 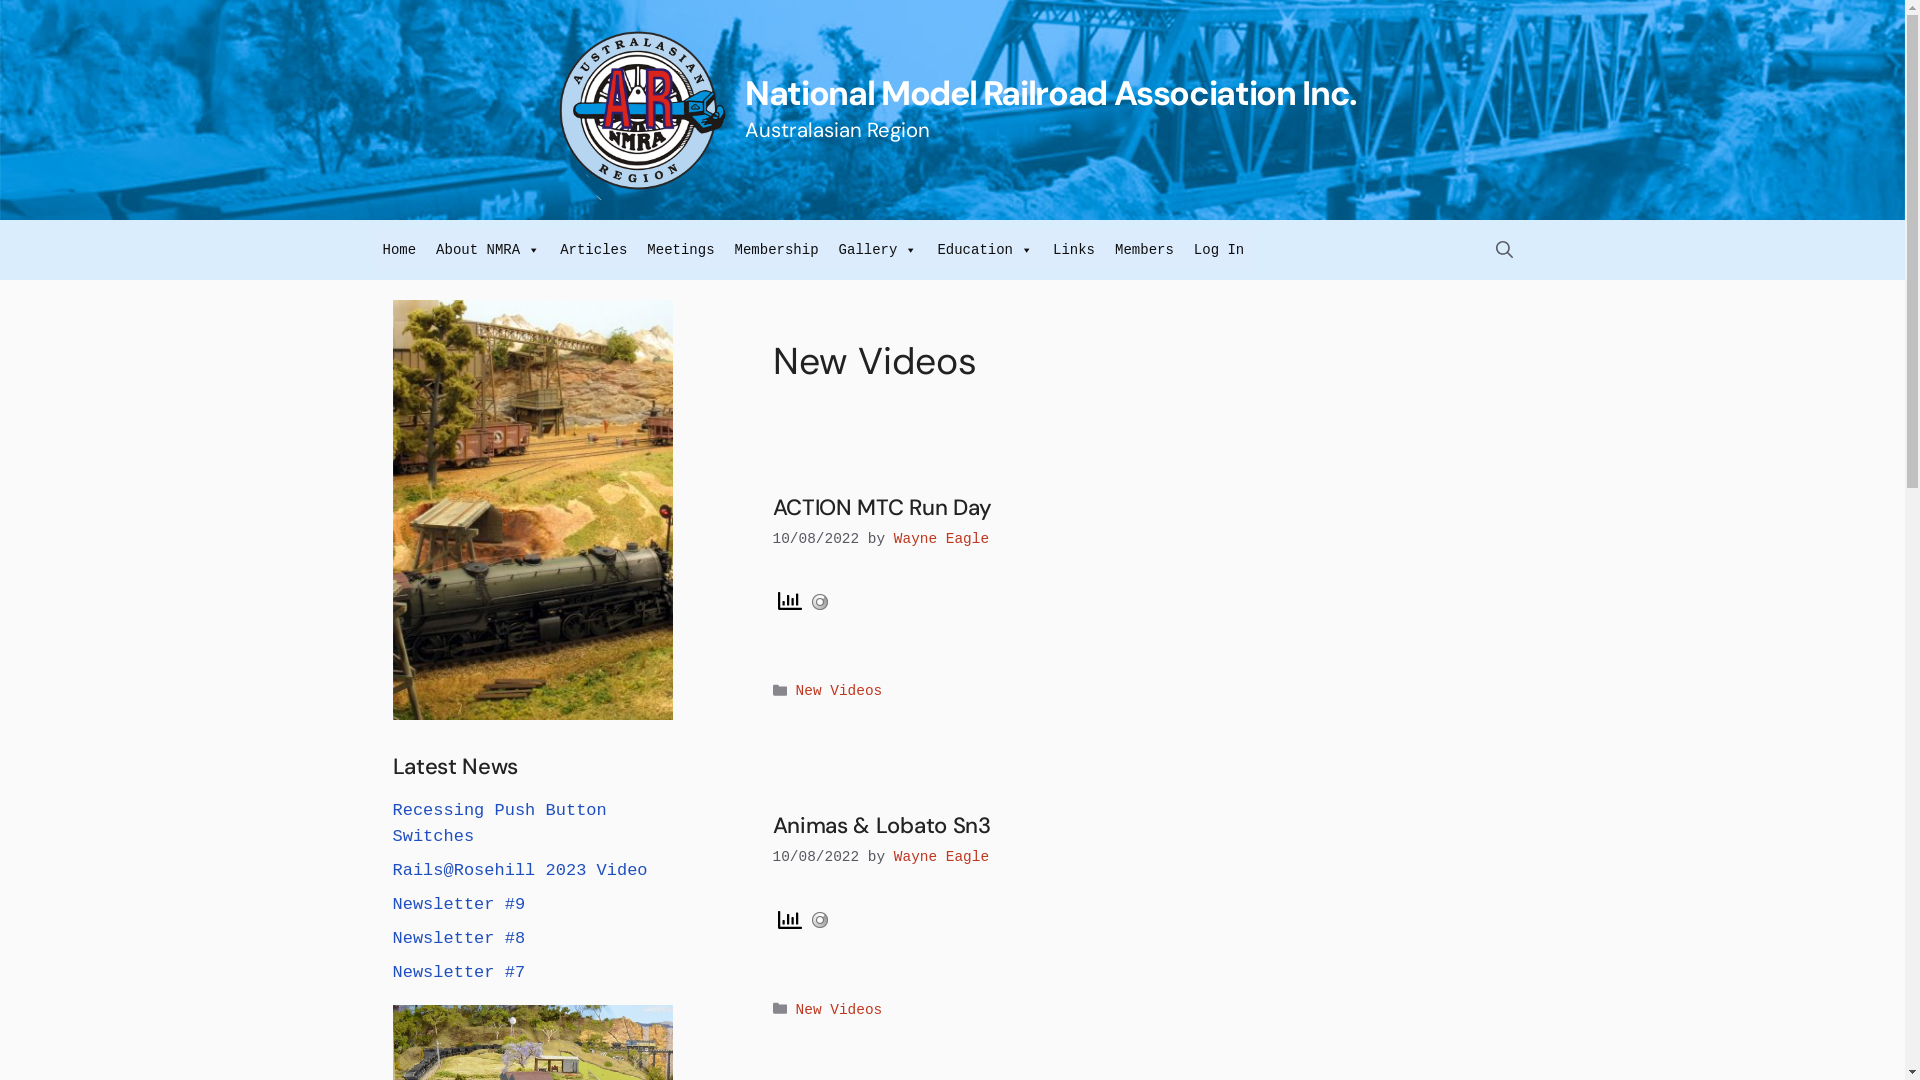 I want to click on 'Animas & Lobato Sn3', so click(x=880, y=825).